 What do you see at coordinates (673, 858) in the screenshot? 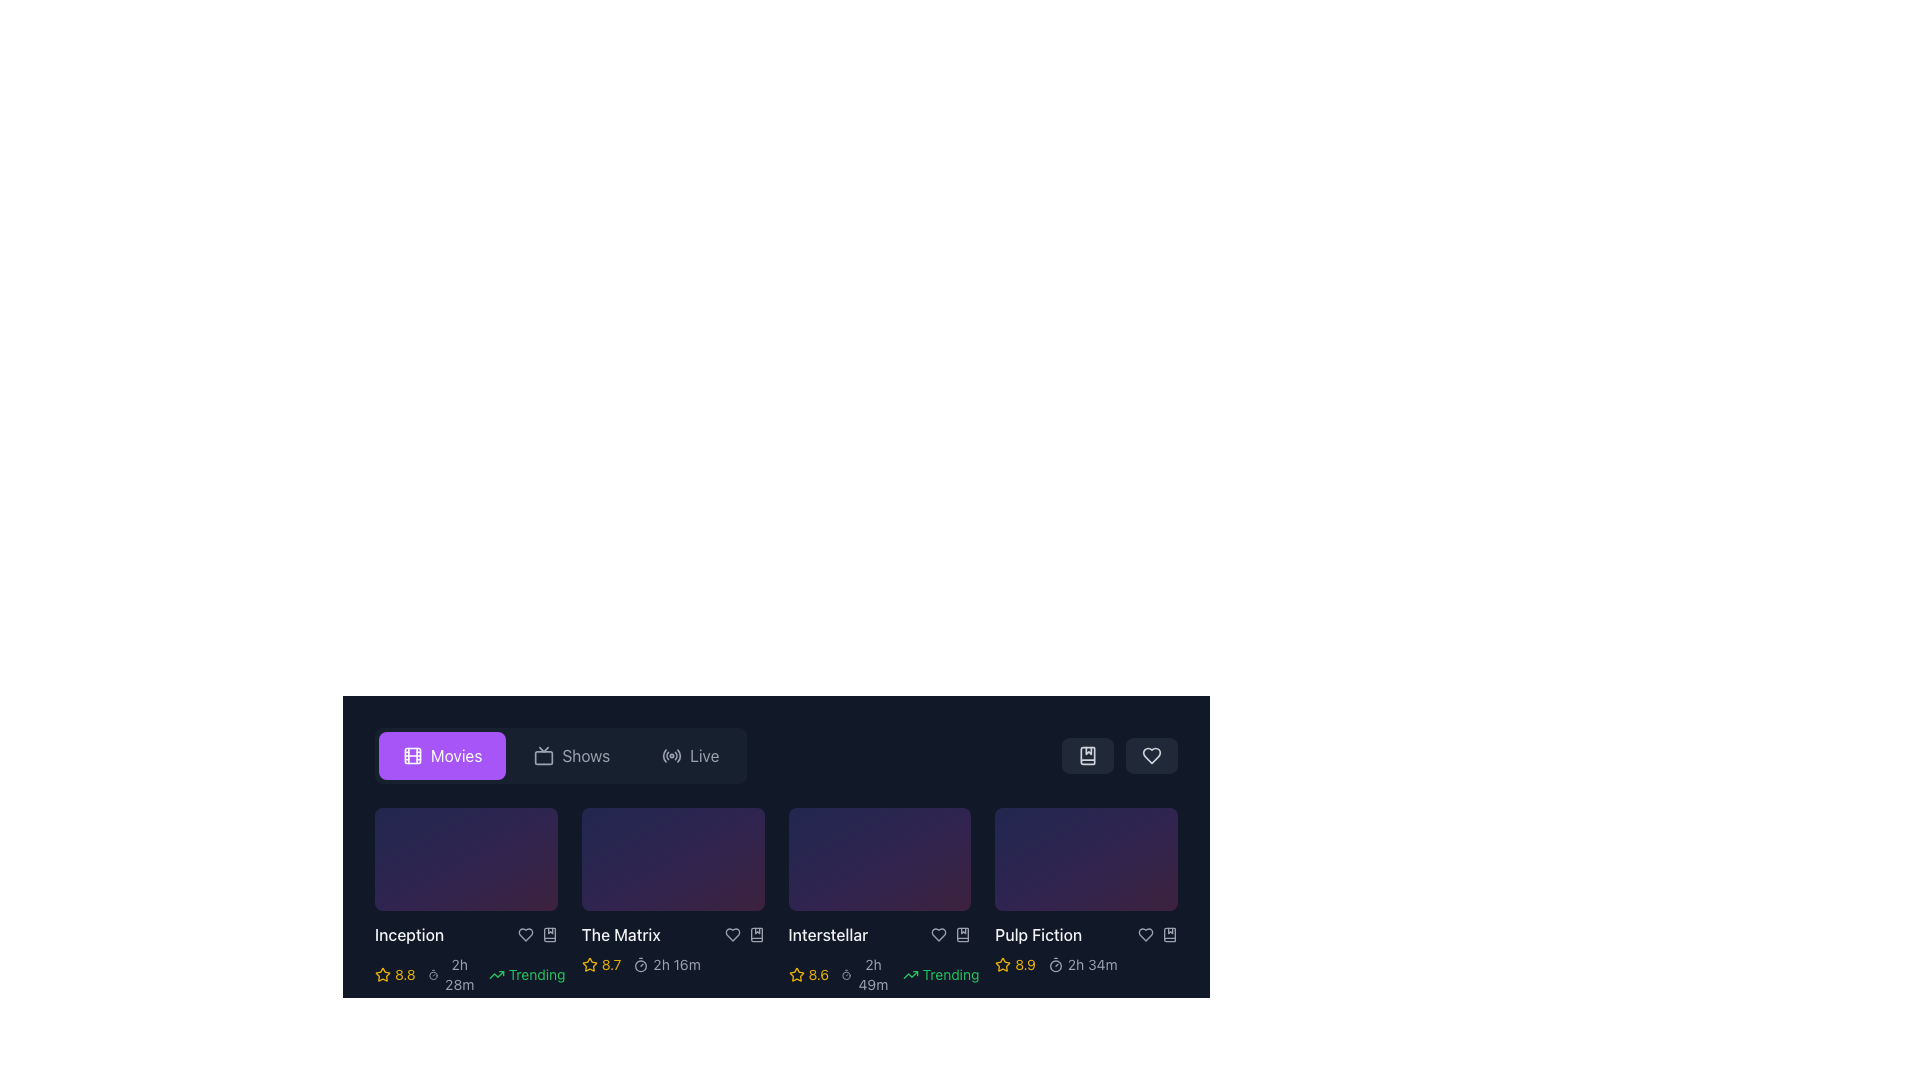
I see `the clickable thumbnail representing the movie 'The Matrix'` at bounding box center [673, 858].